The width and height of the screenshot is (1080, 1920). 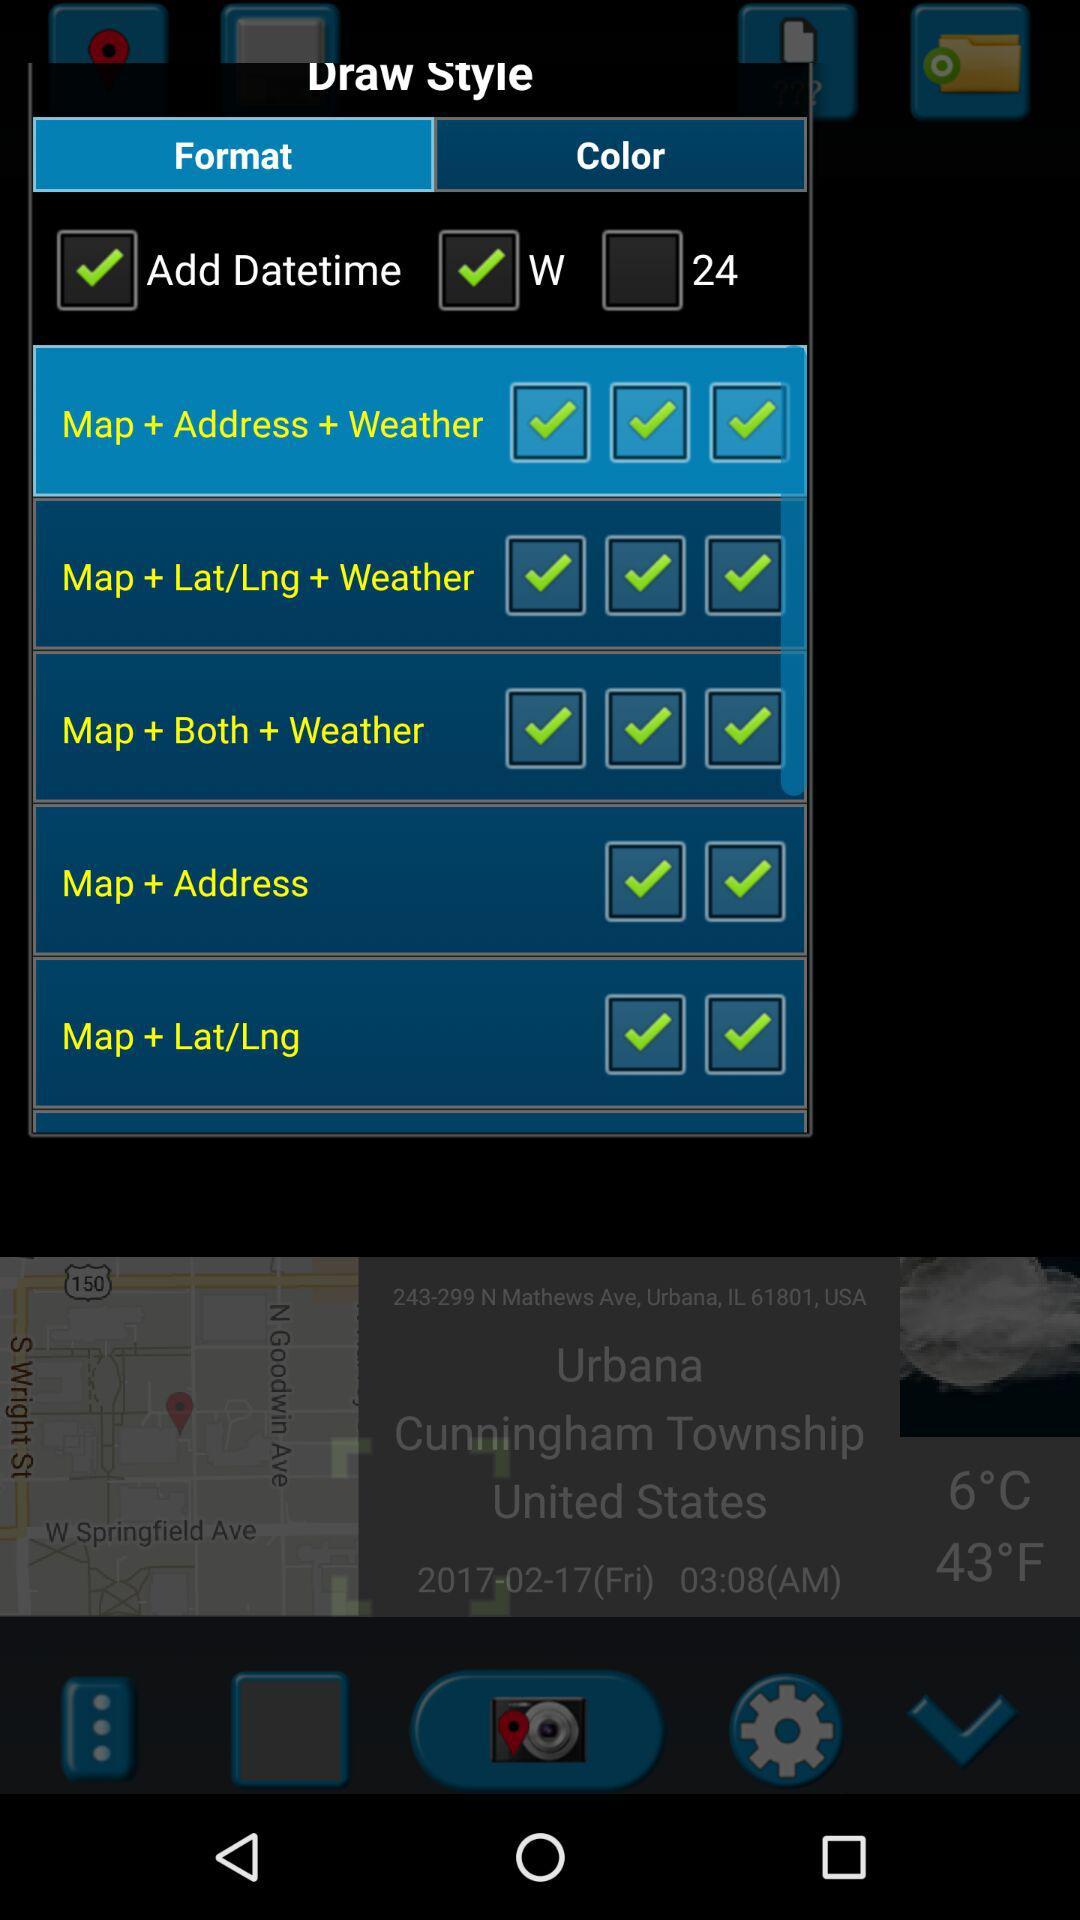 What do you see at coordinates (744, 879) in the screenshot?
I see `include widget` at bounding box center [744, 879].